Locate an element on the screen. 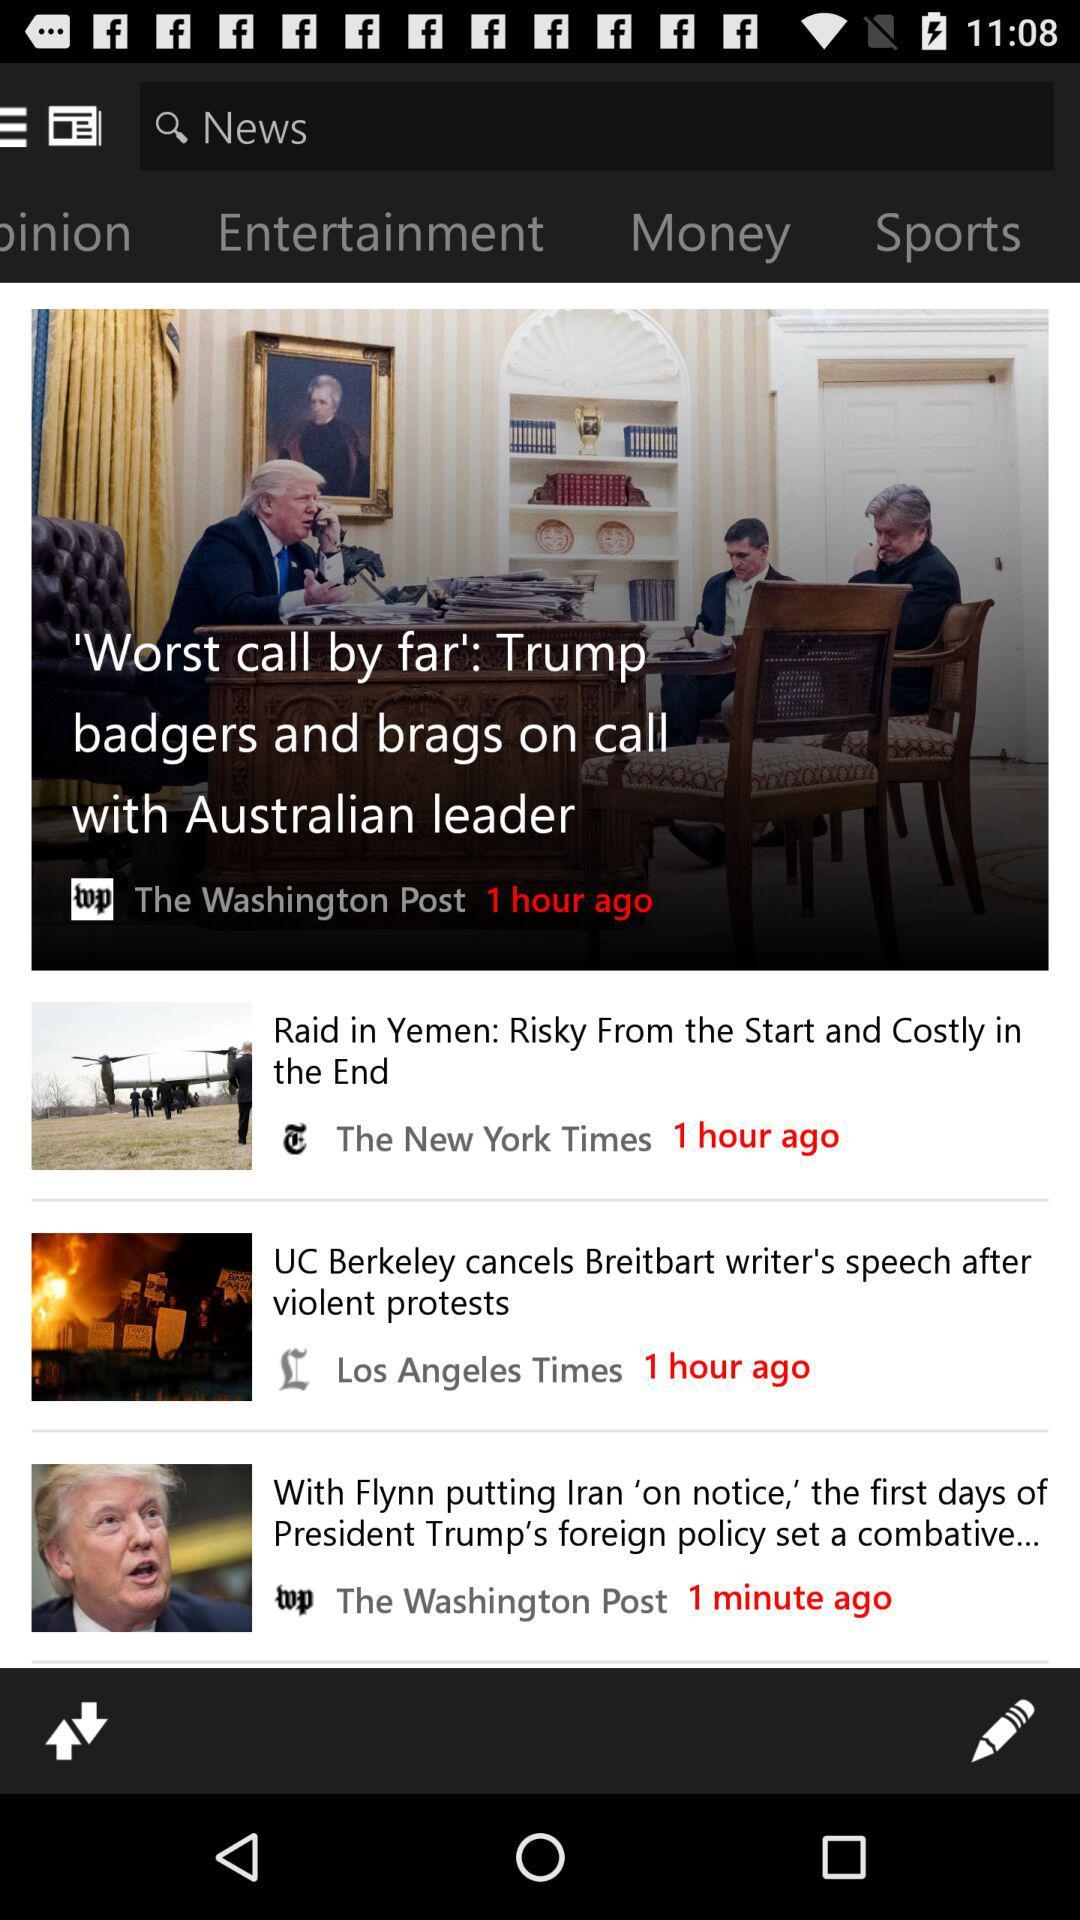 The image size is (1080, 1920). search bar is located at coordinates (596, 124).